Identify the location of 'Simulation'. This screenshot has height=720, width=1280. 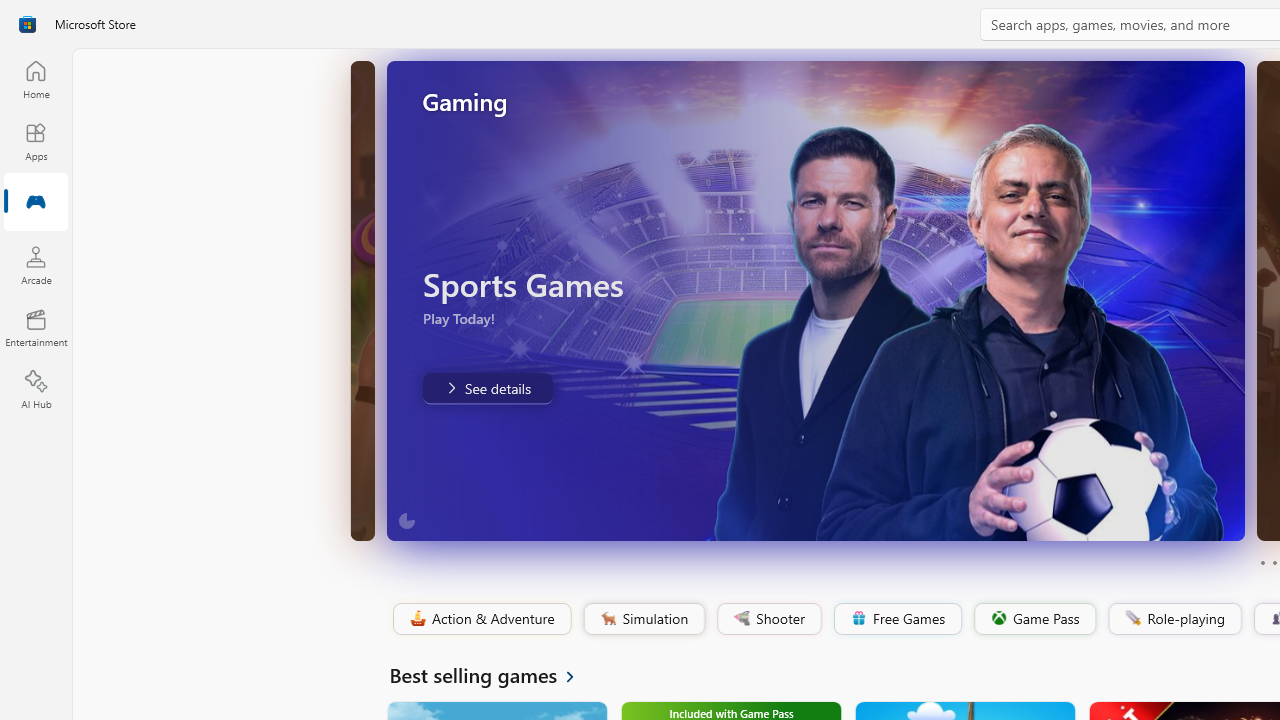
(643, 618).